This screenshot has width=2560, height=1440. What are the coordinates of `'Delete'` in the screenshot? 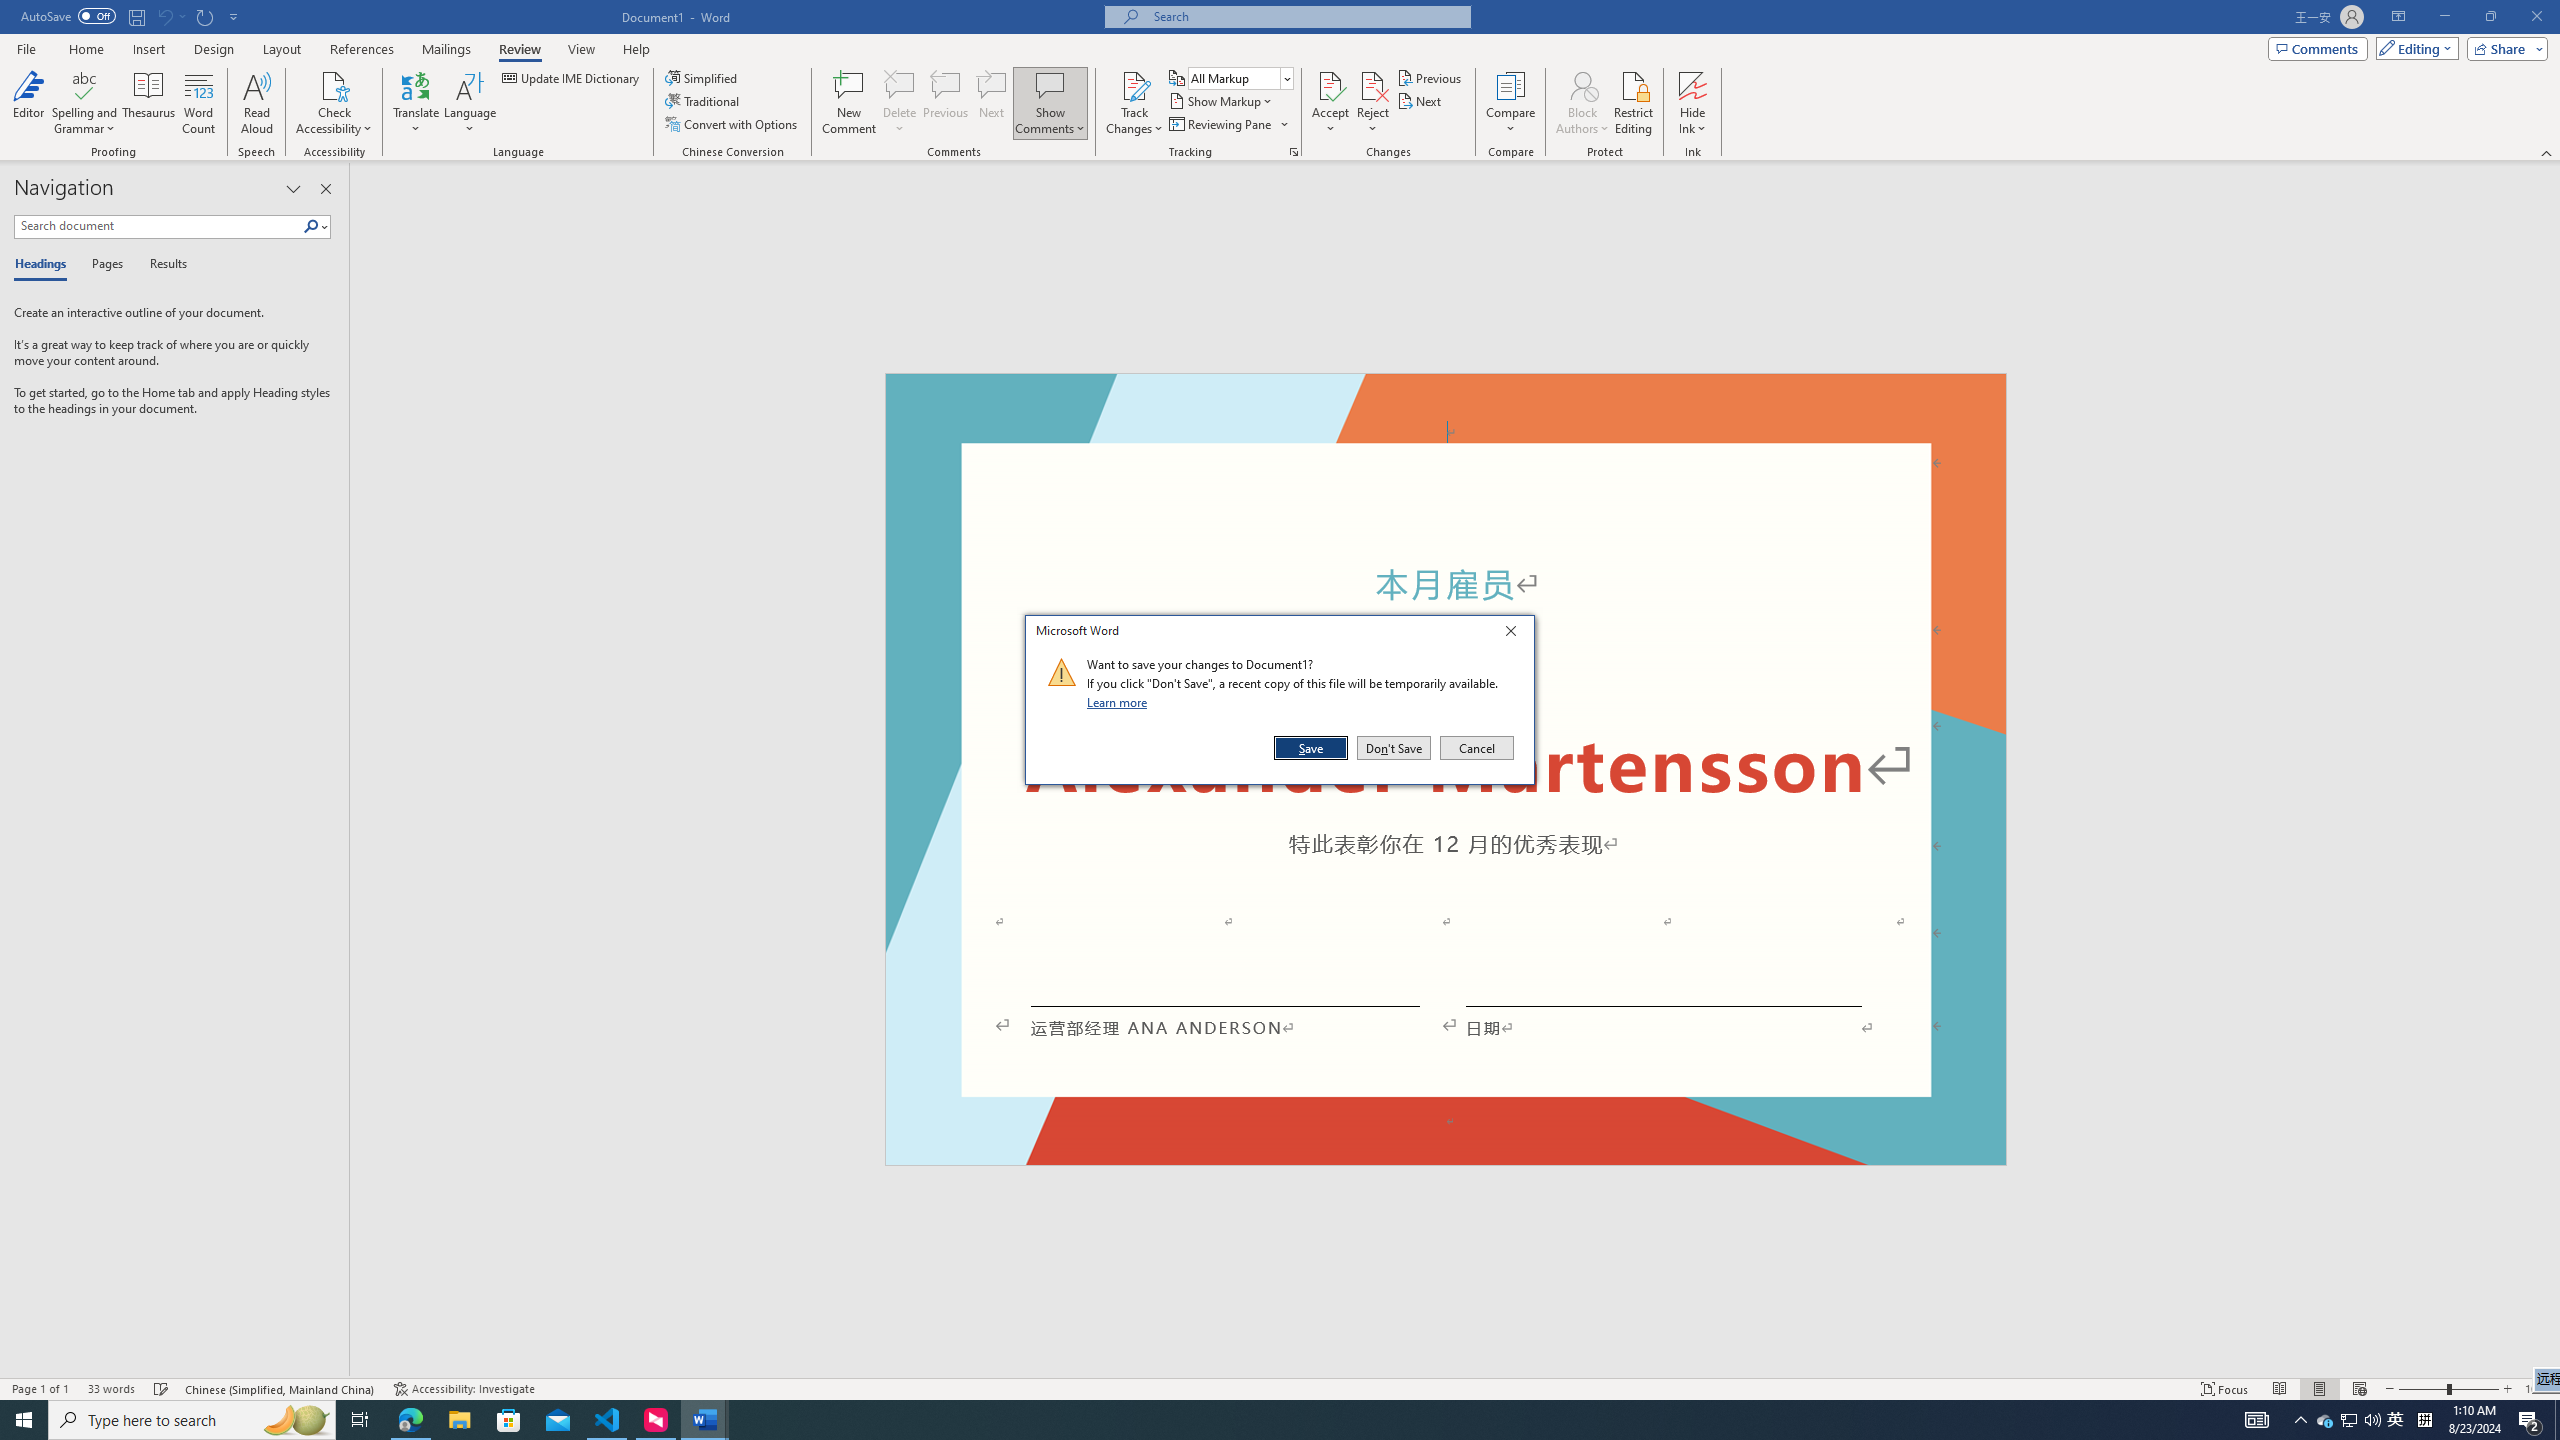 It's located at (898, 103).